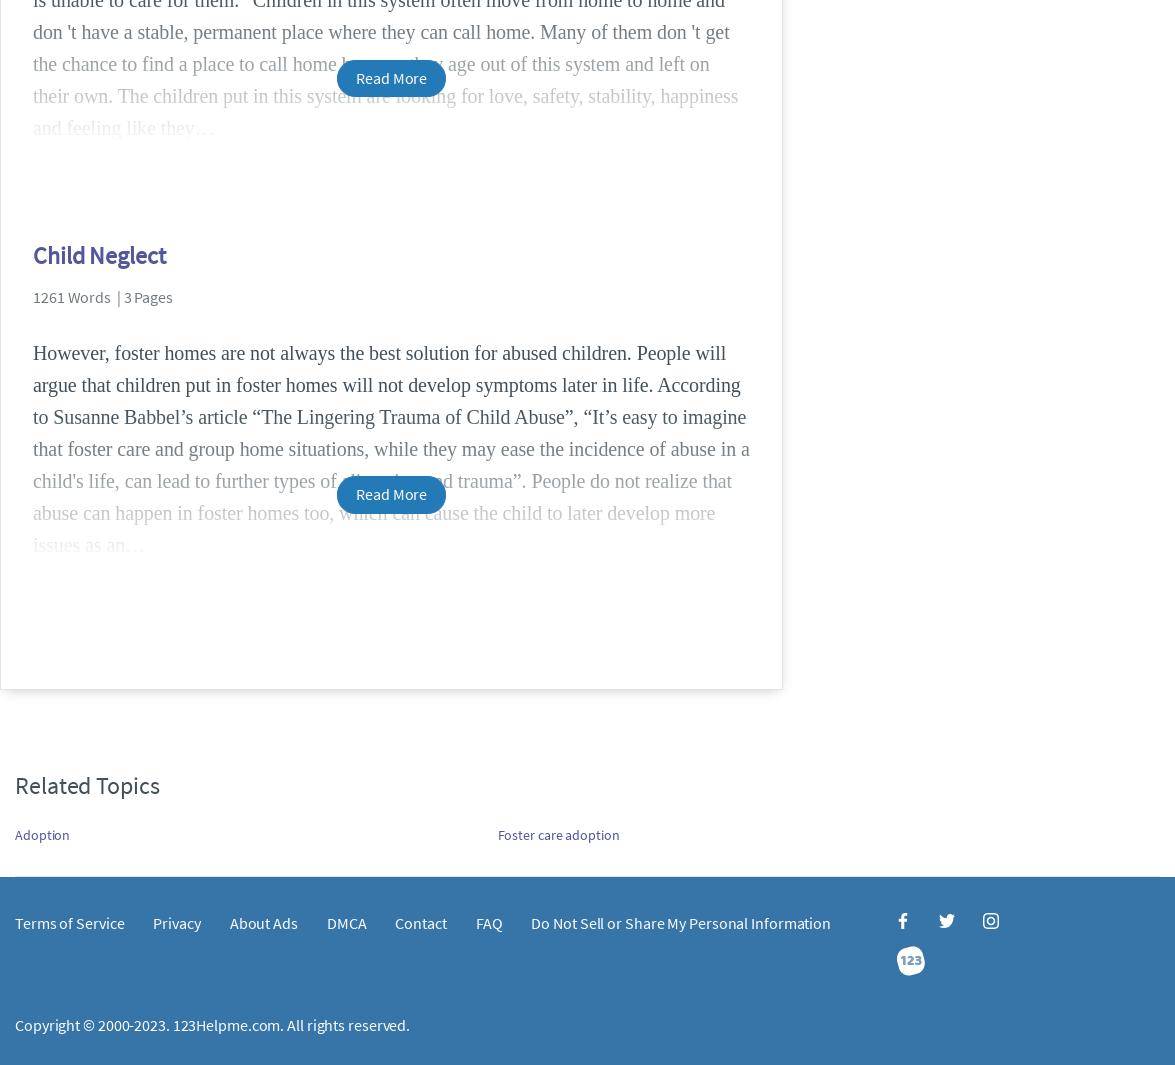 The height and width of the screenshot is (1065, 1175). What do you see at coordinates (212, 1023) in the screenshot?
I see `'Copyright © 2000-2023. 123Helpme.com. All rights reserved.'` at bounding box center [212, 1023].